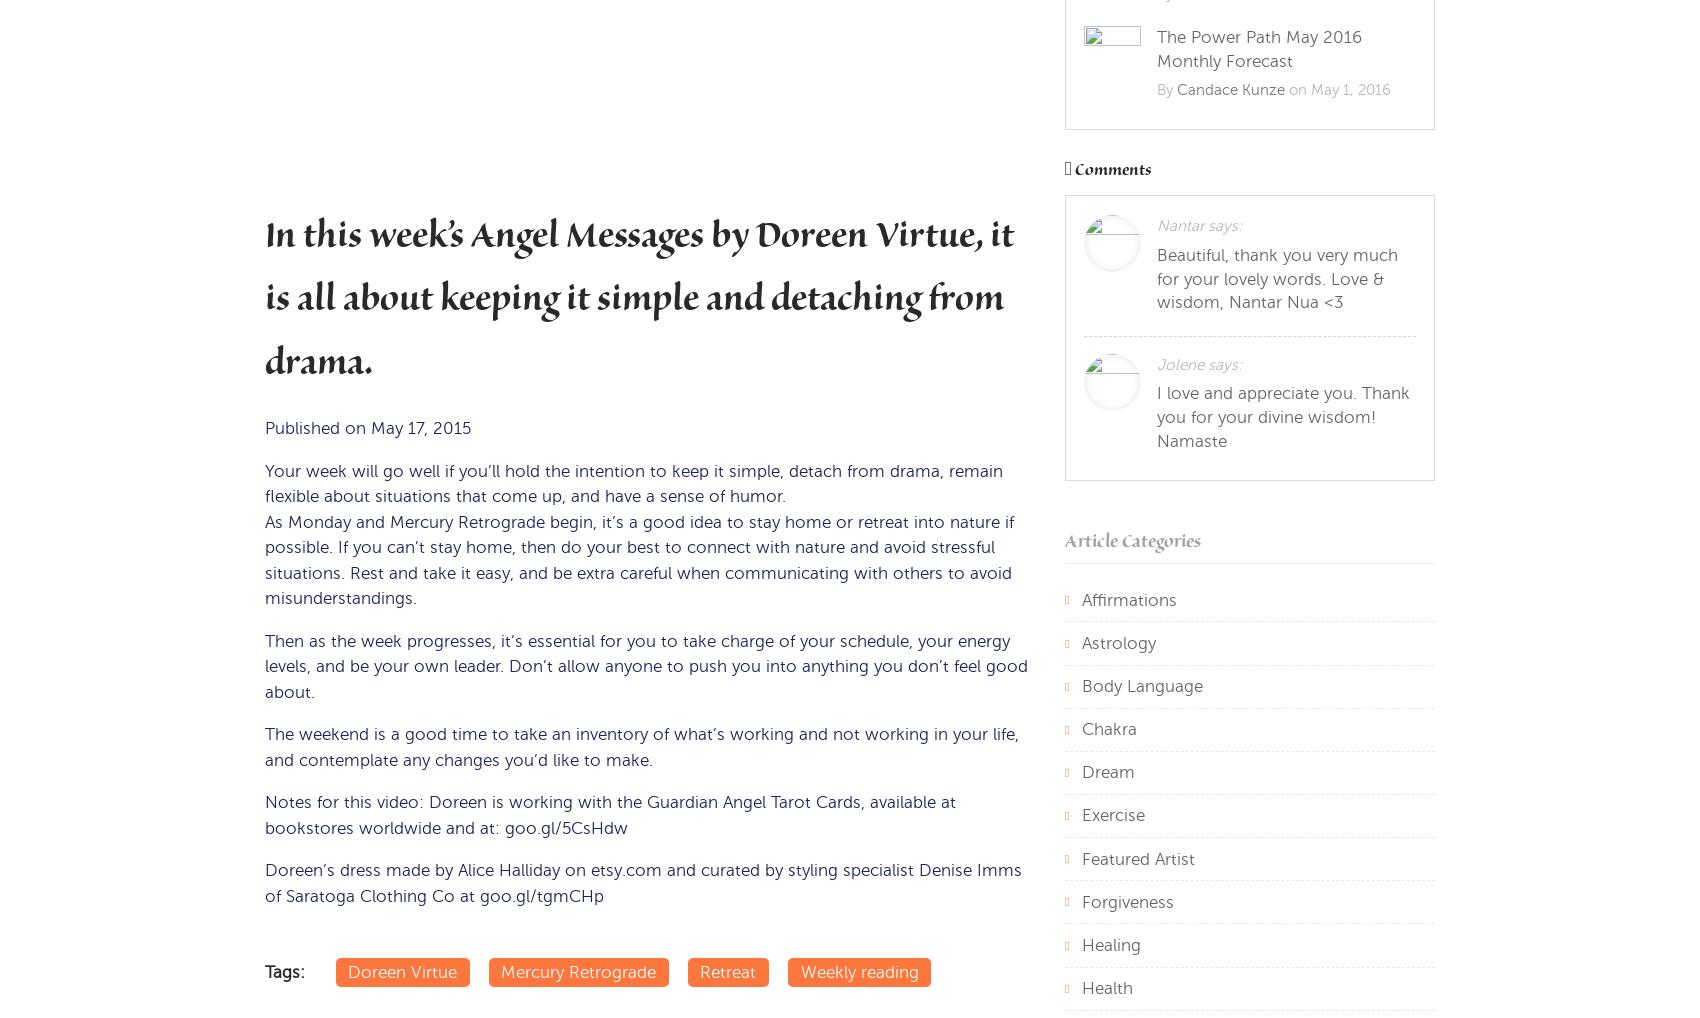 This screenshot has width=1700, height=1018. Describe the element at coordinates (643, 883) in the screenshot. I see `'Doreen’s dress made by Alice Halliday on etsy.com and curated by styling specialist Denise Imms of Saratoga Clothing Co at goo.gl/tgmCHp'` at that location.